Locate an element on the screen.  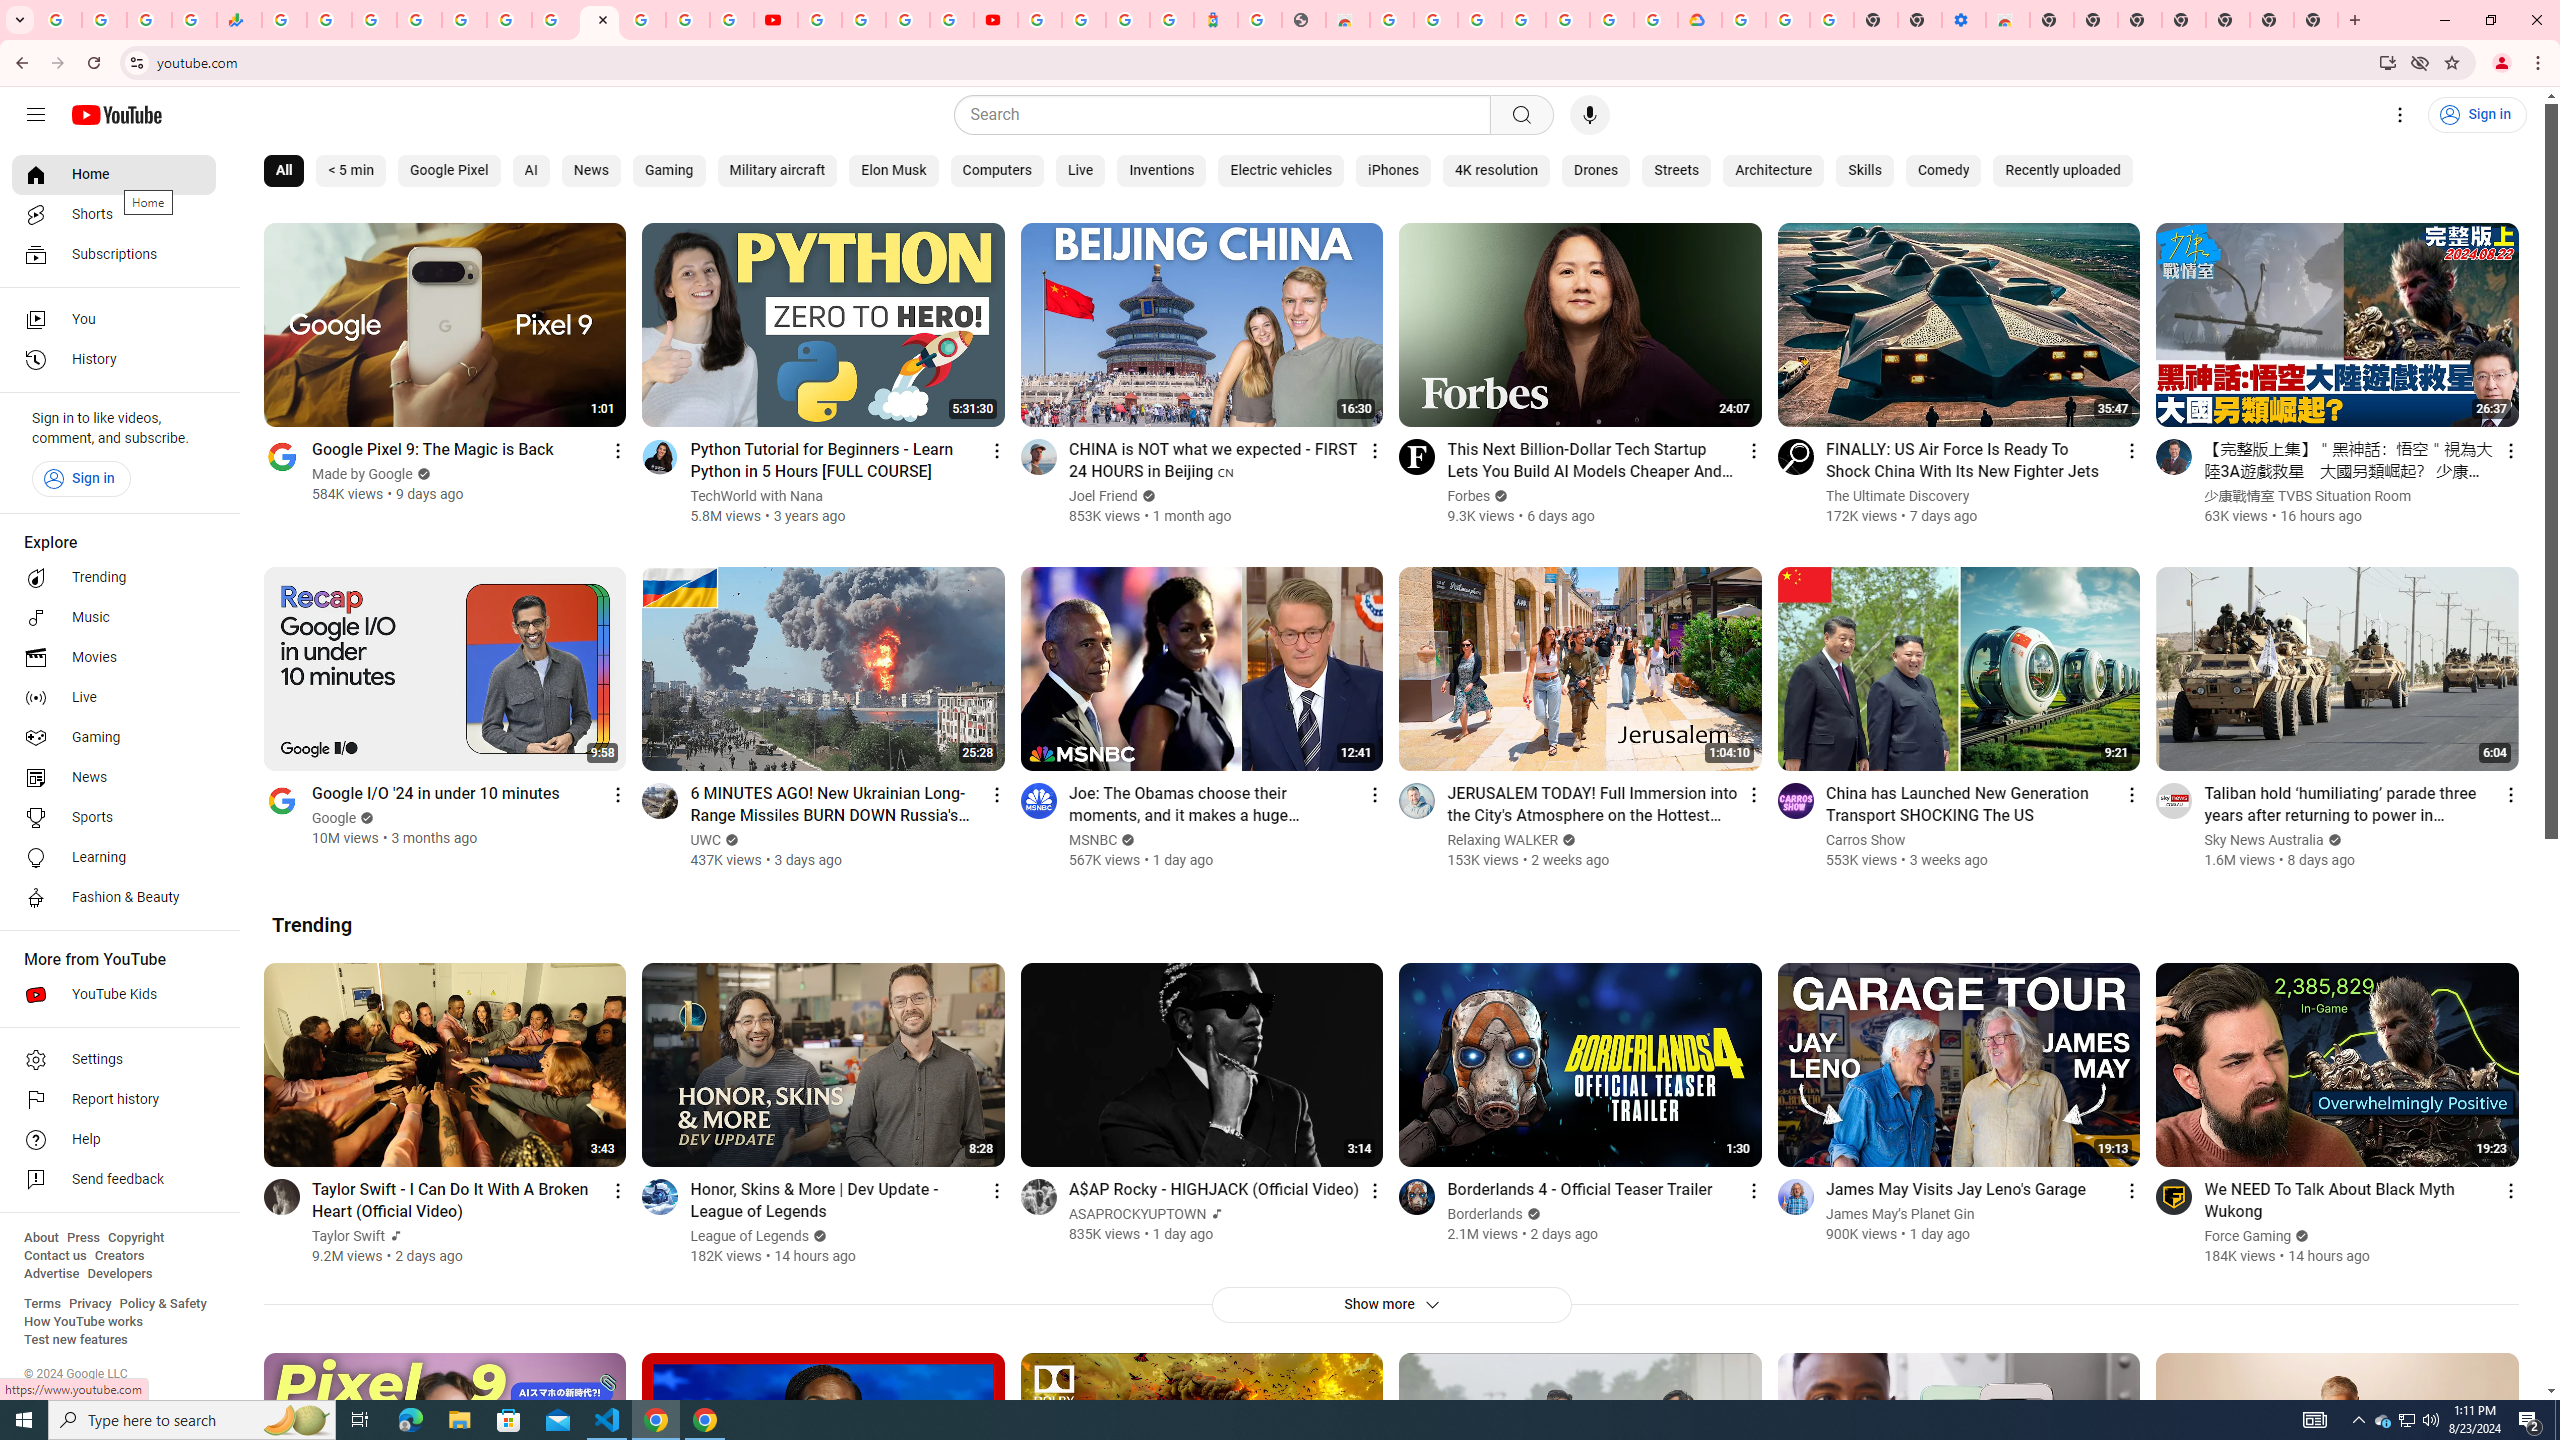
'How YouTube works' is located at coordinates (82, 1321).